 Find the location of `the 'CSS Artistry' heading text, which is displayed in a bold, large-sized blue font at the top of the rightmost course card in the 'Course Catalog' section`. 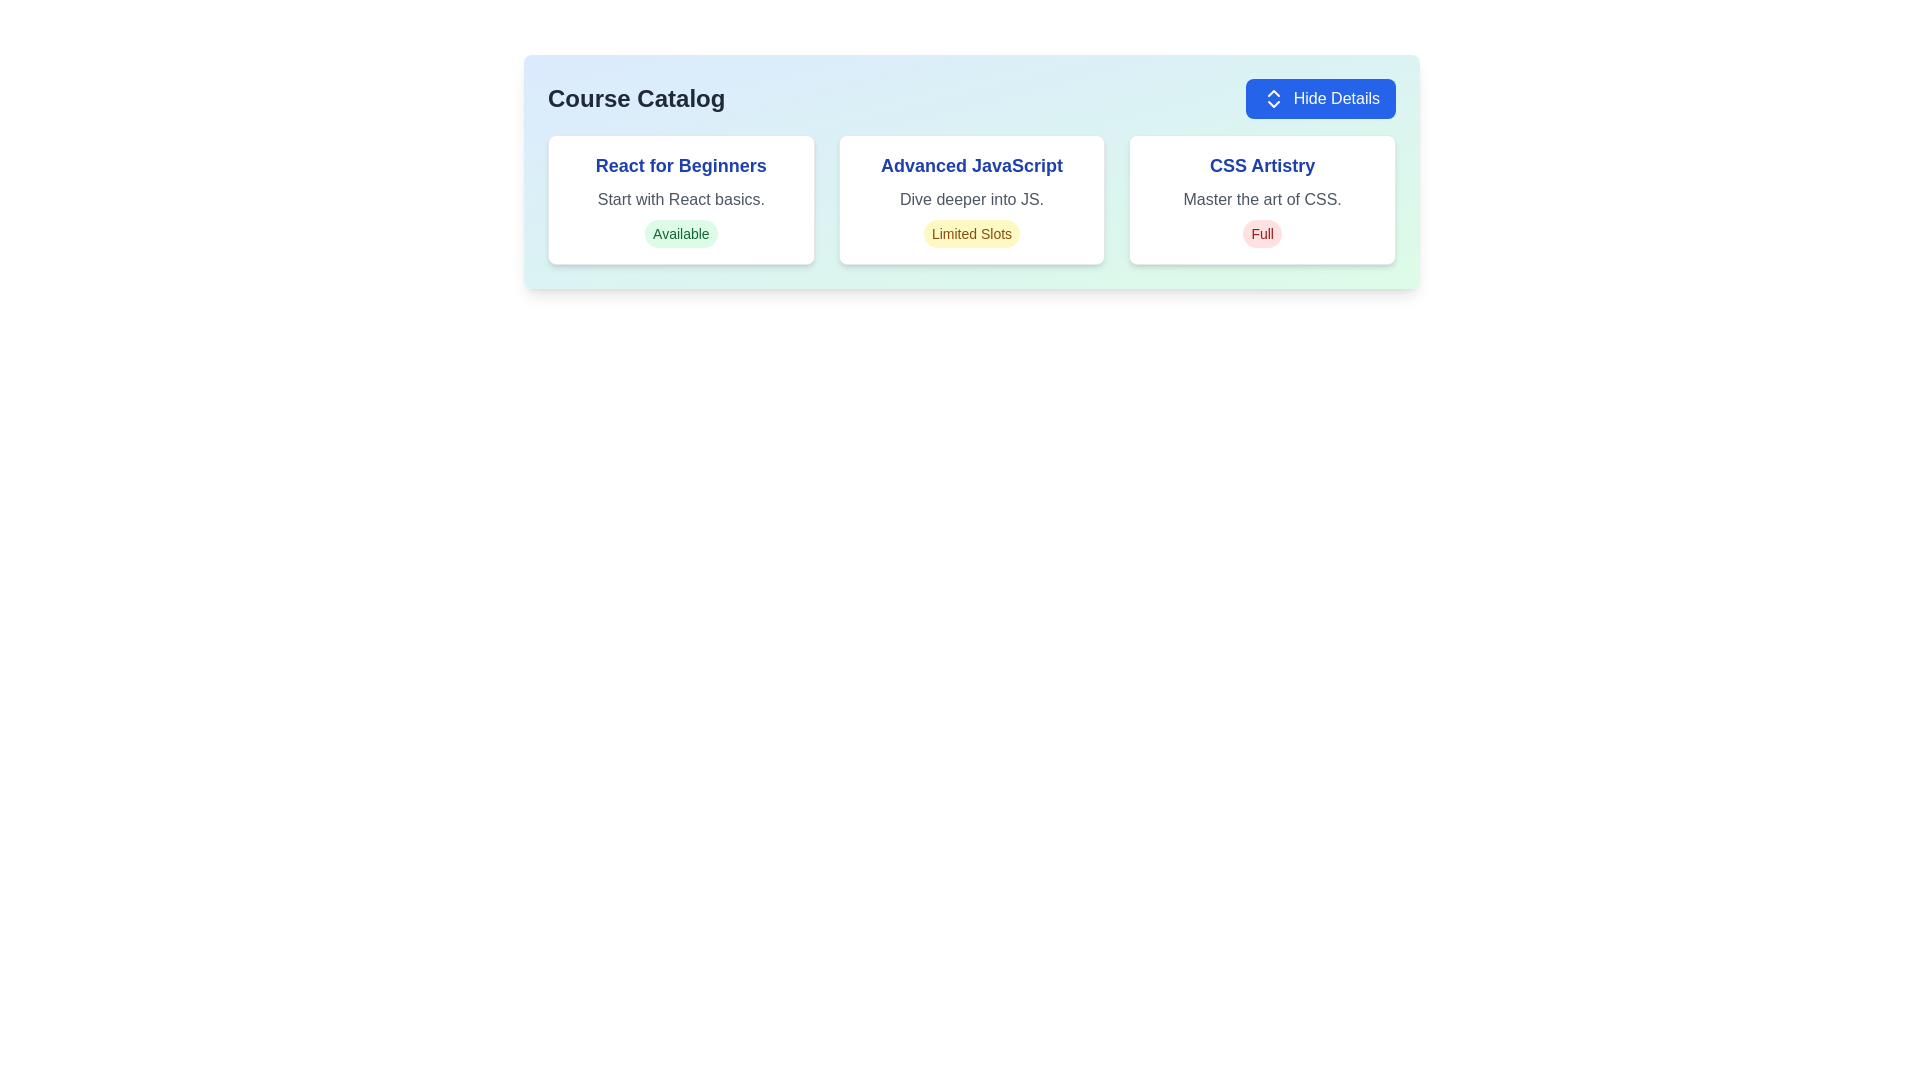

the 'CSS Artistry' heading text, which is displayed in a bold, large-sized blue font at the top of the rightmost course card in the 'Course Catalog' section is located at coordinates (1261, 164).